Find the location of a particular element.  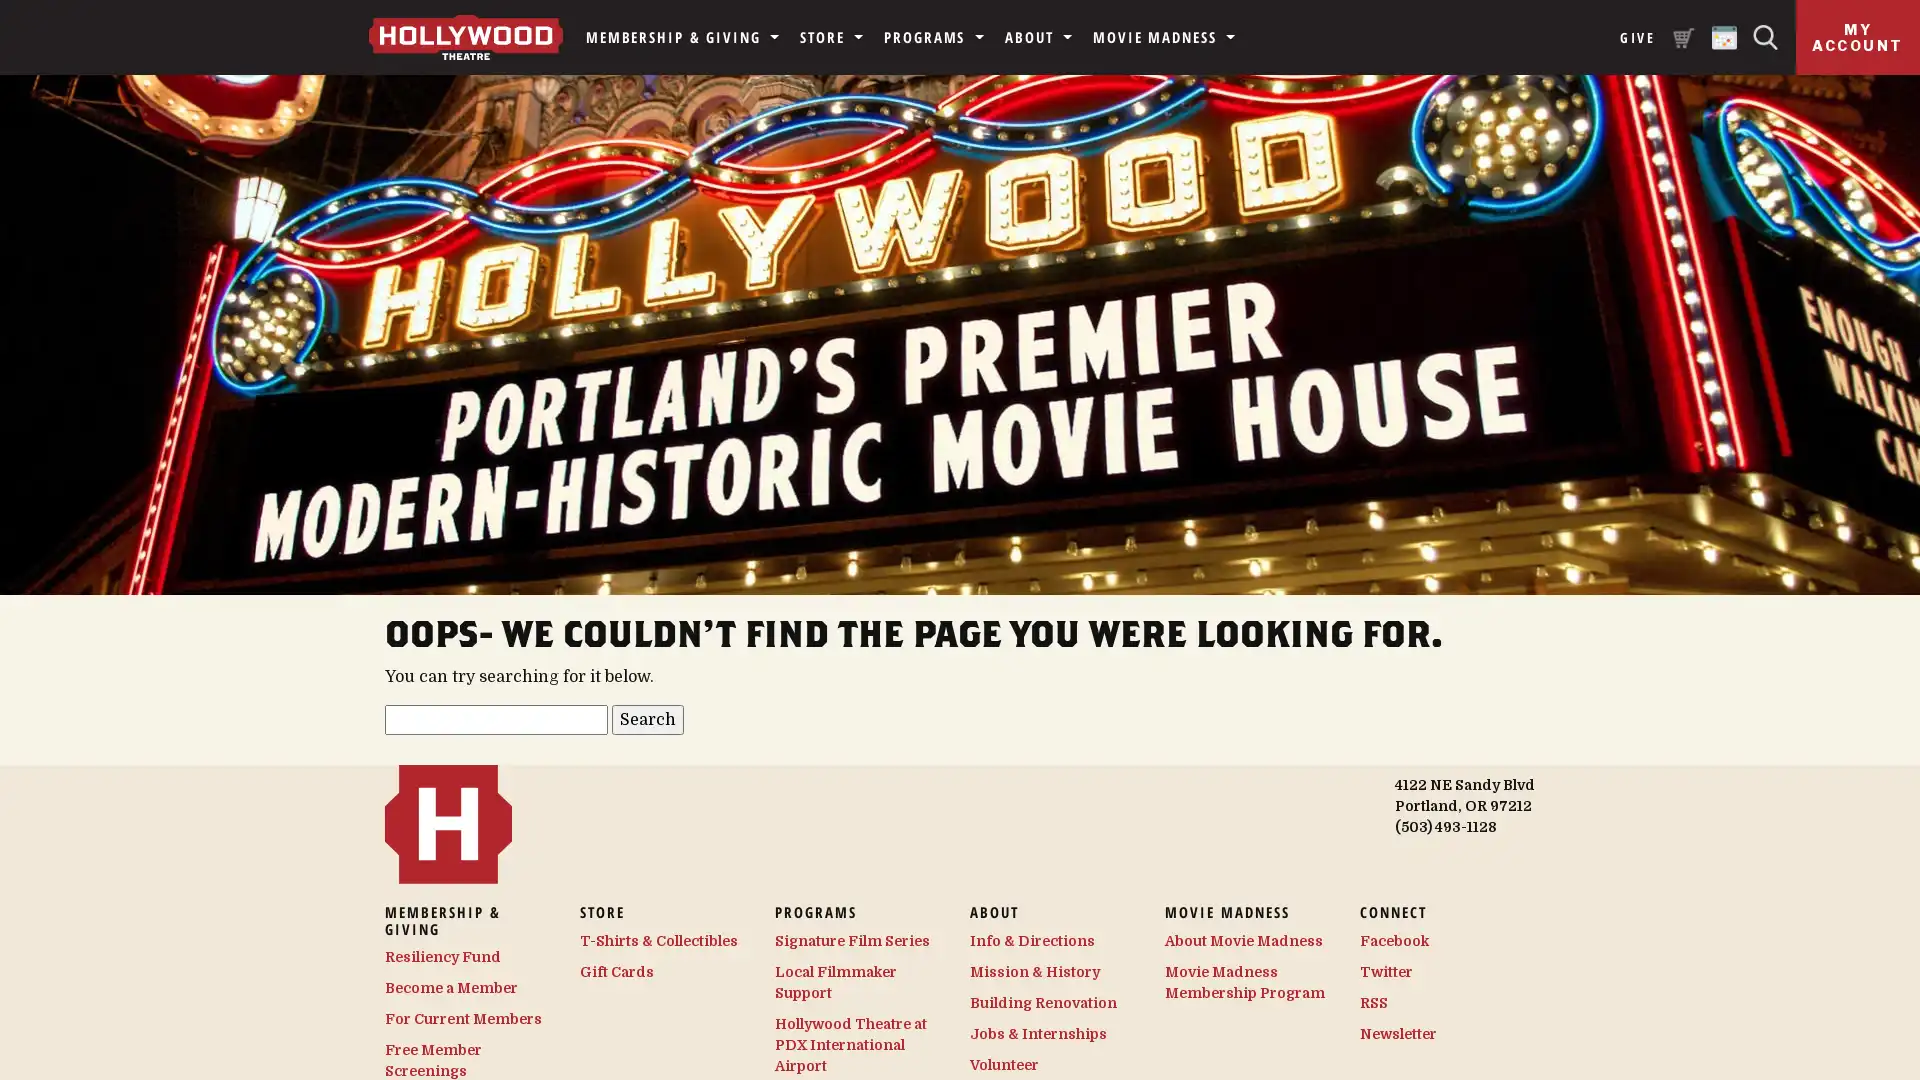

PROGRAMS is located at coordinates (933, 37).